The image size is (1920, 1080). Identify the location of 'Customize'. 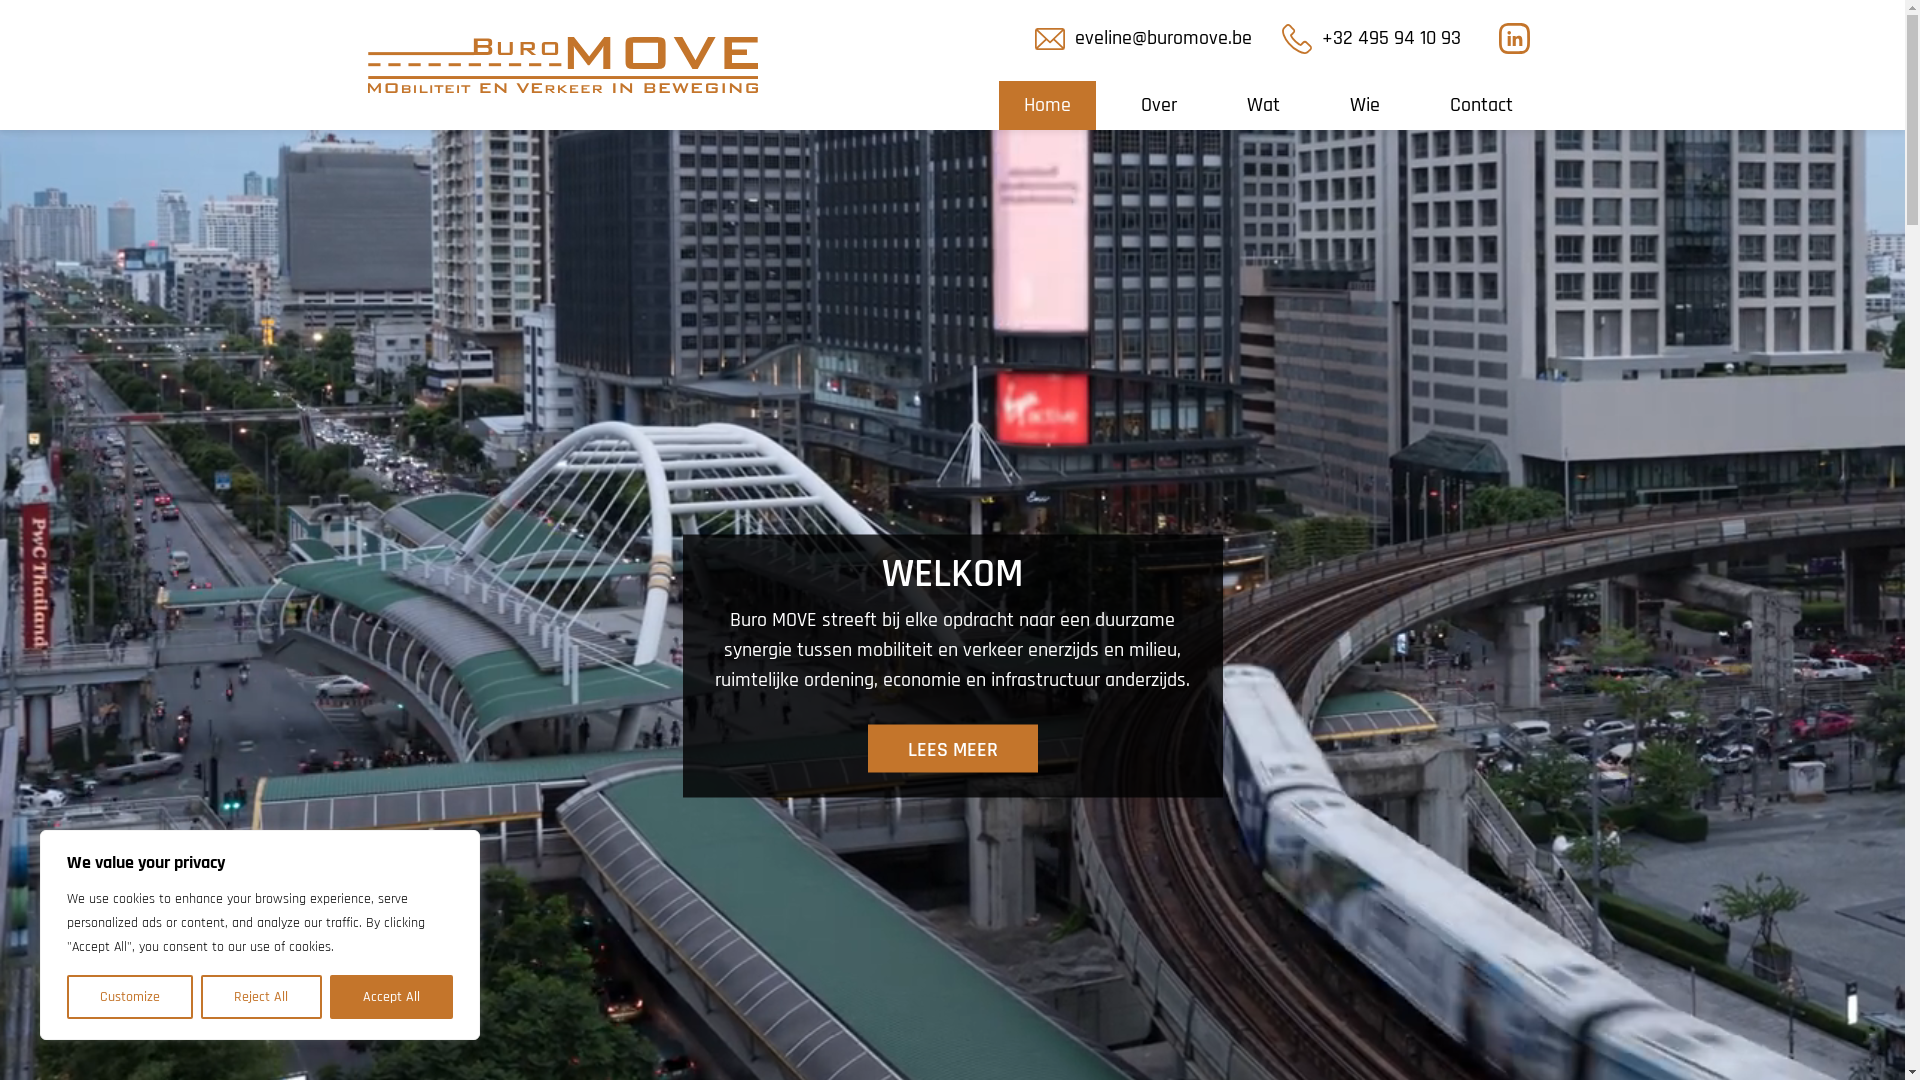
(128, 996).